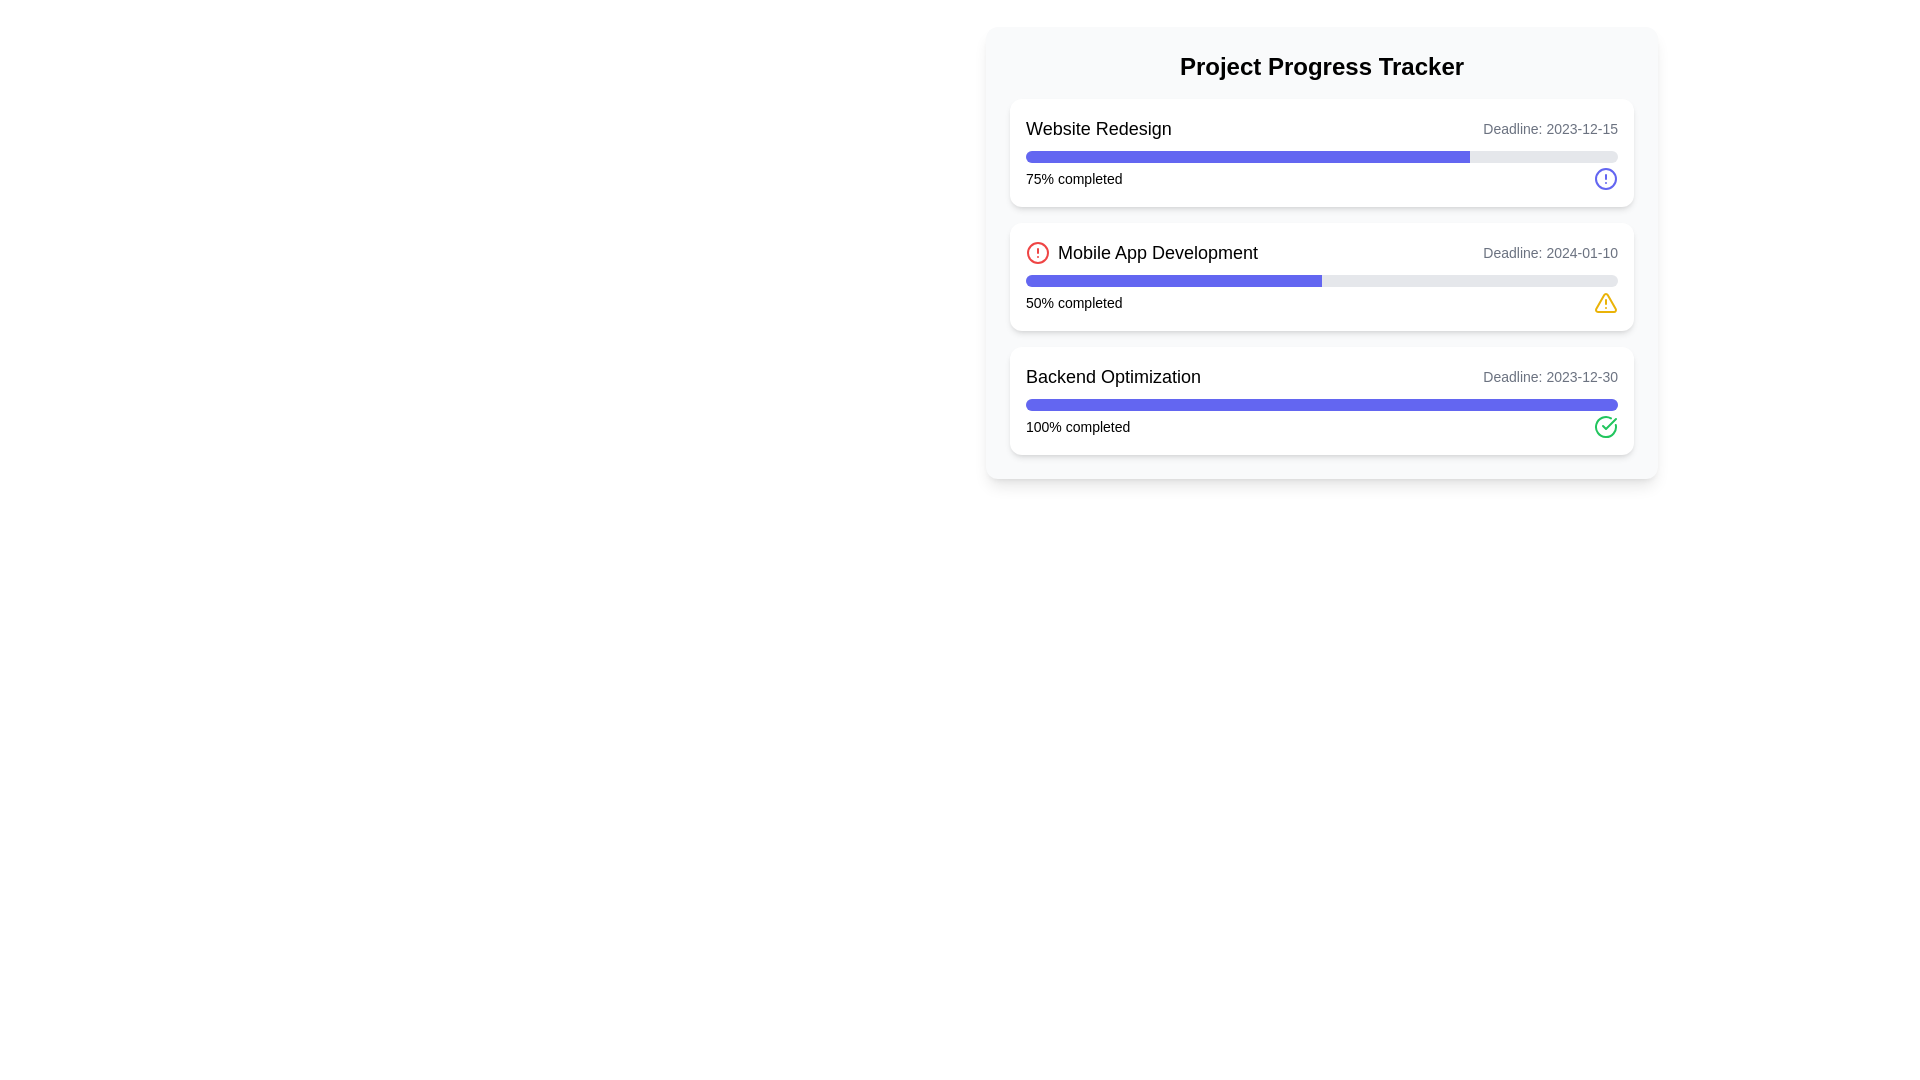  What do you see at coordinates (1073, 177) in the screenshot?
I see `the text label that indicates the percentage completion of the project, positioned below the 'Website Redesign' label and aligned with the progress bar` at bounding box center [1073, 177].